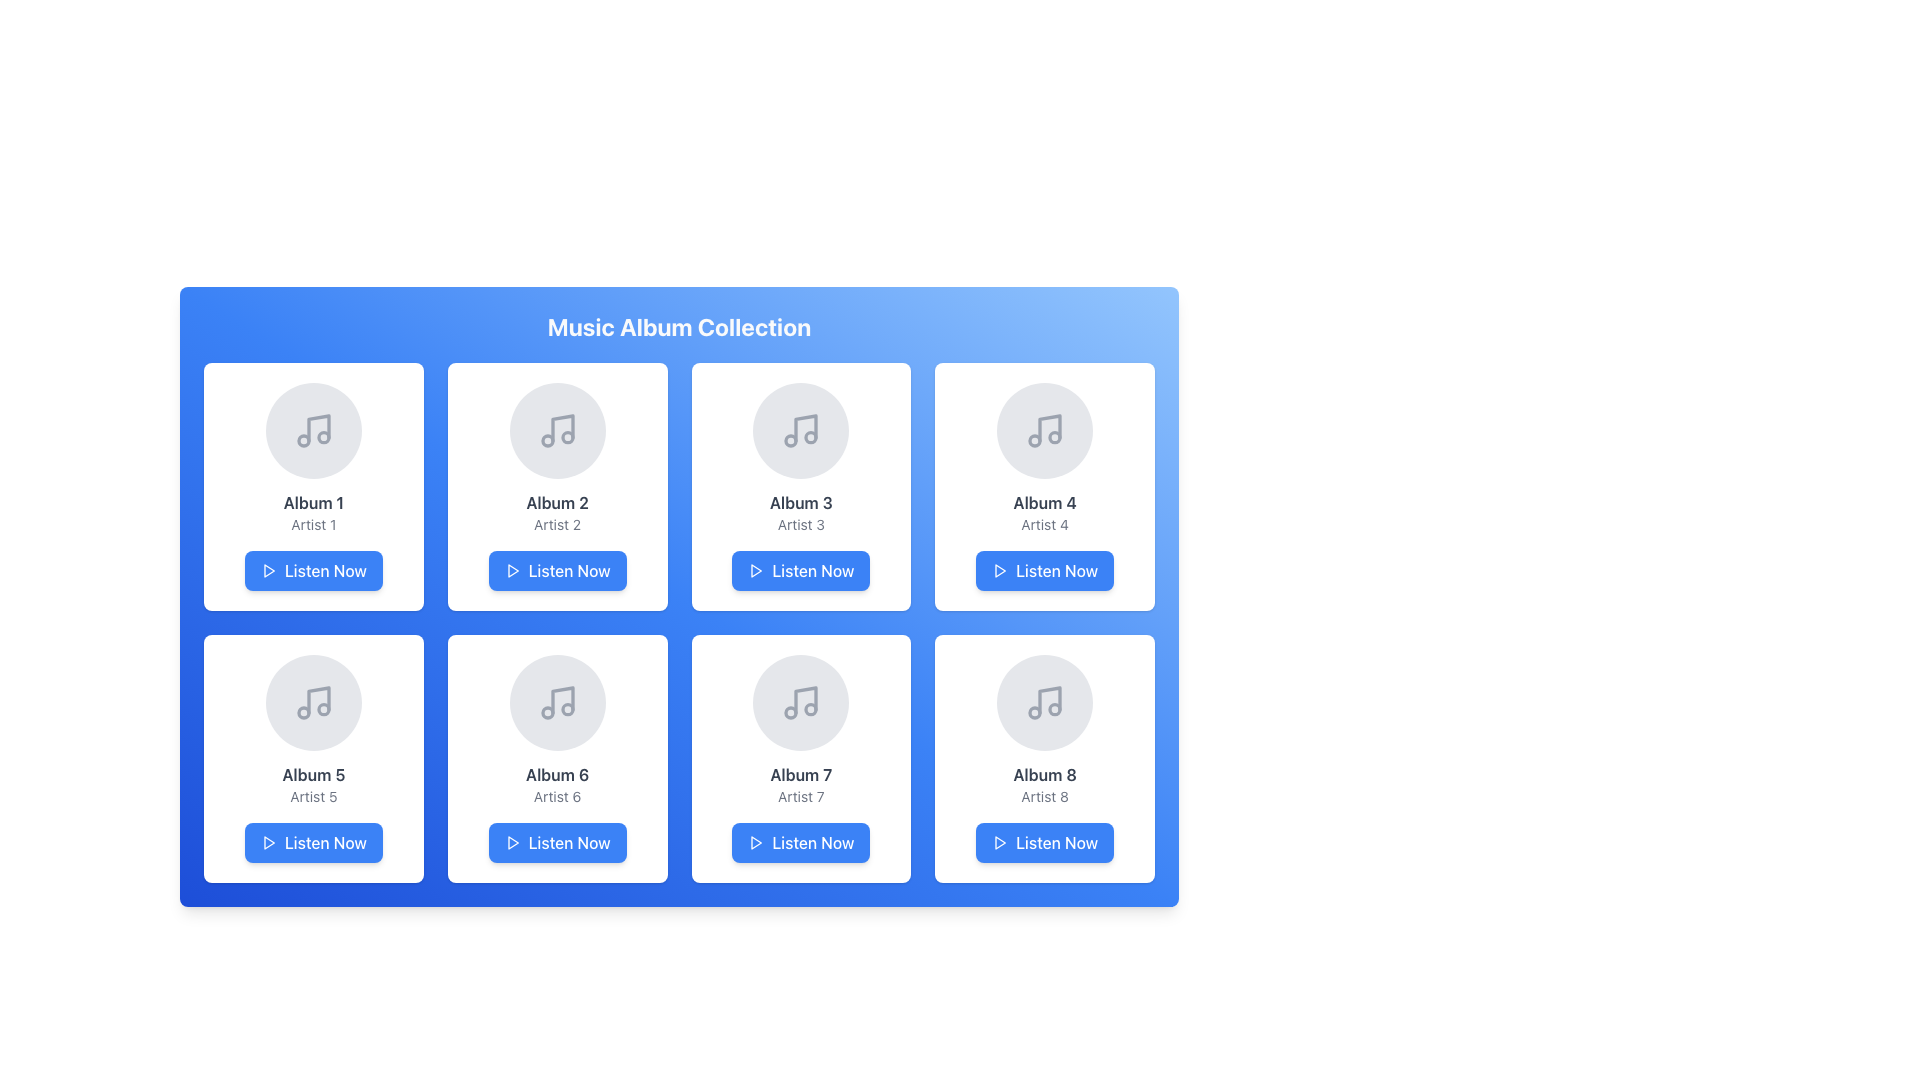  I want to click on the blue 'Listen Now' button with rounded corners and a play icon, located below 'Album 3' and 'Artist 3' in the third card of a 2x4 grid layout, so click(801, 570).